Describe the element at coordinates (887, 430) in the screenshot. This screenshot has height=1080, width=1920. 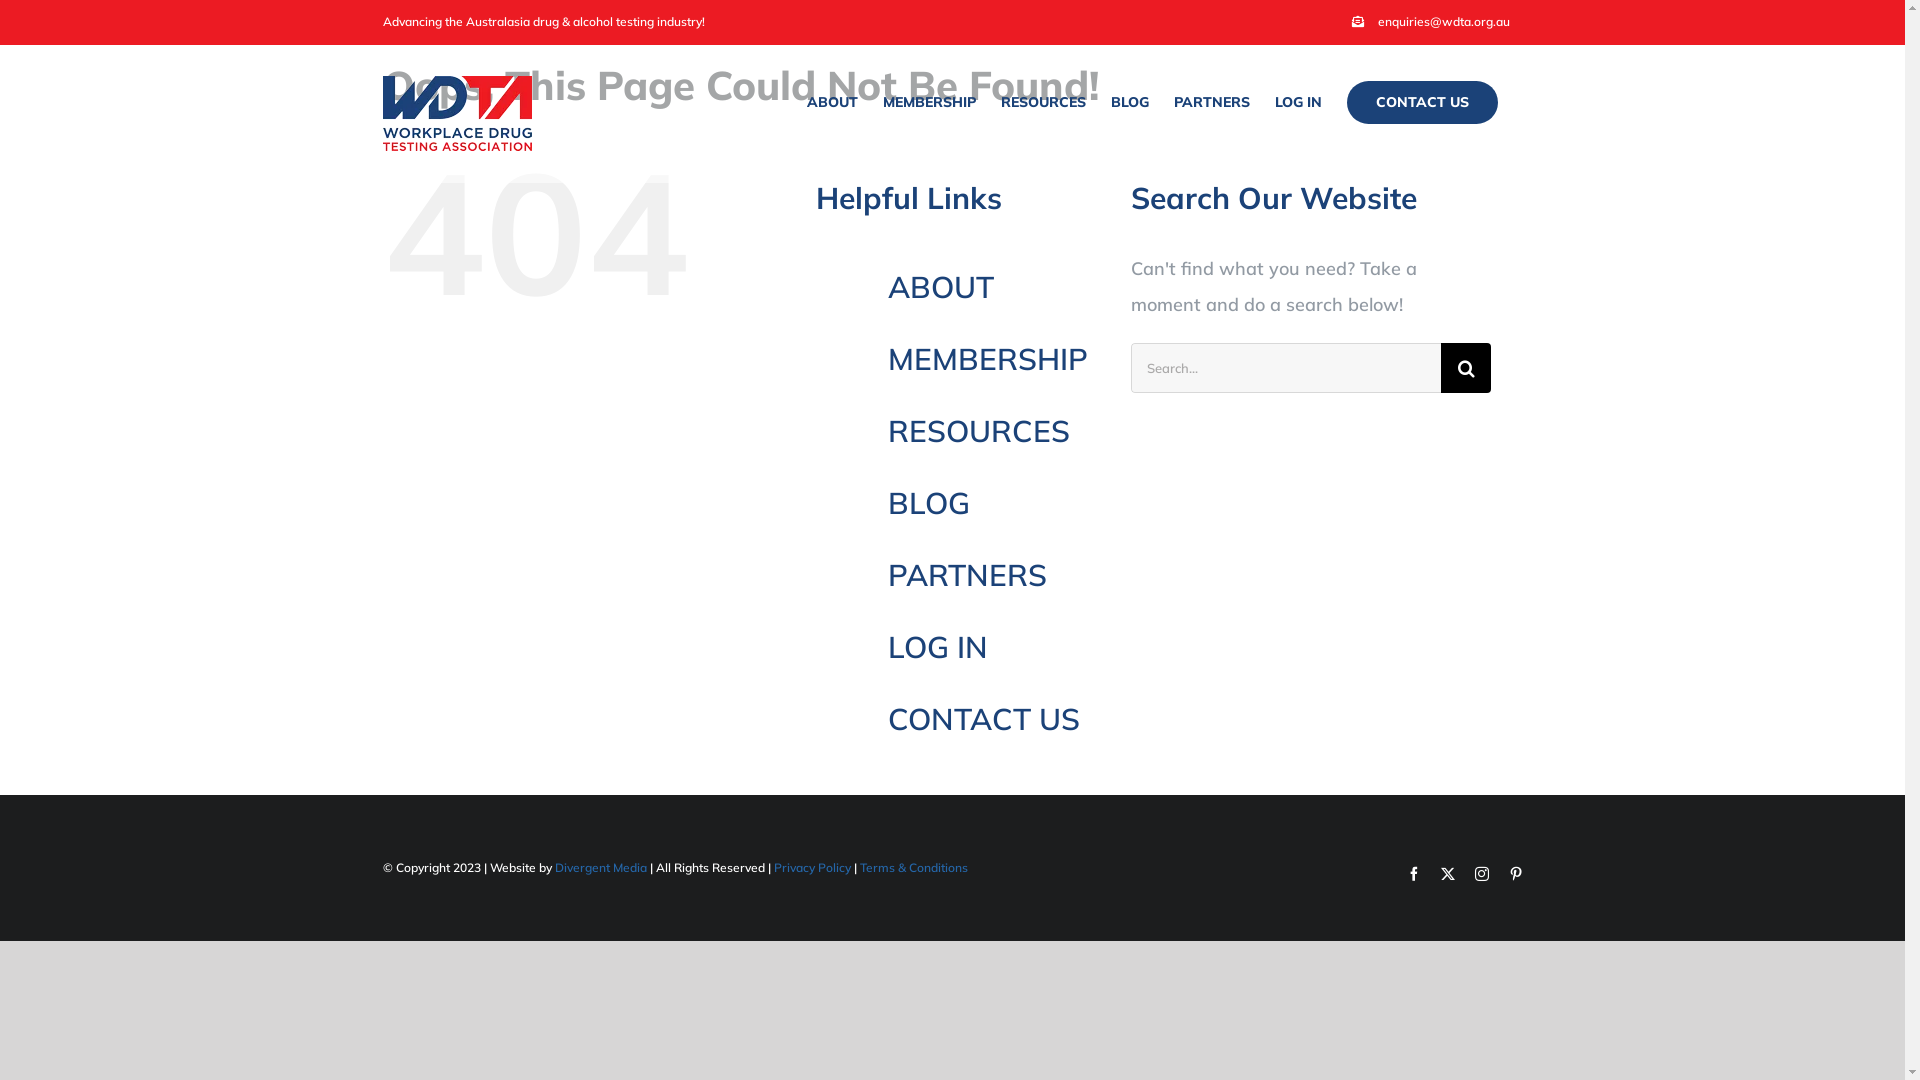
I see `'RESOURCES'` at that location.